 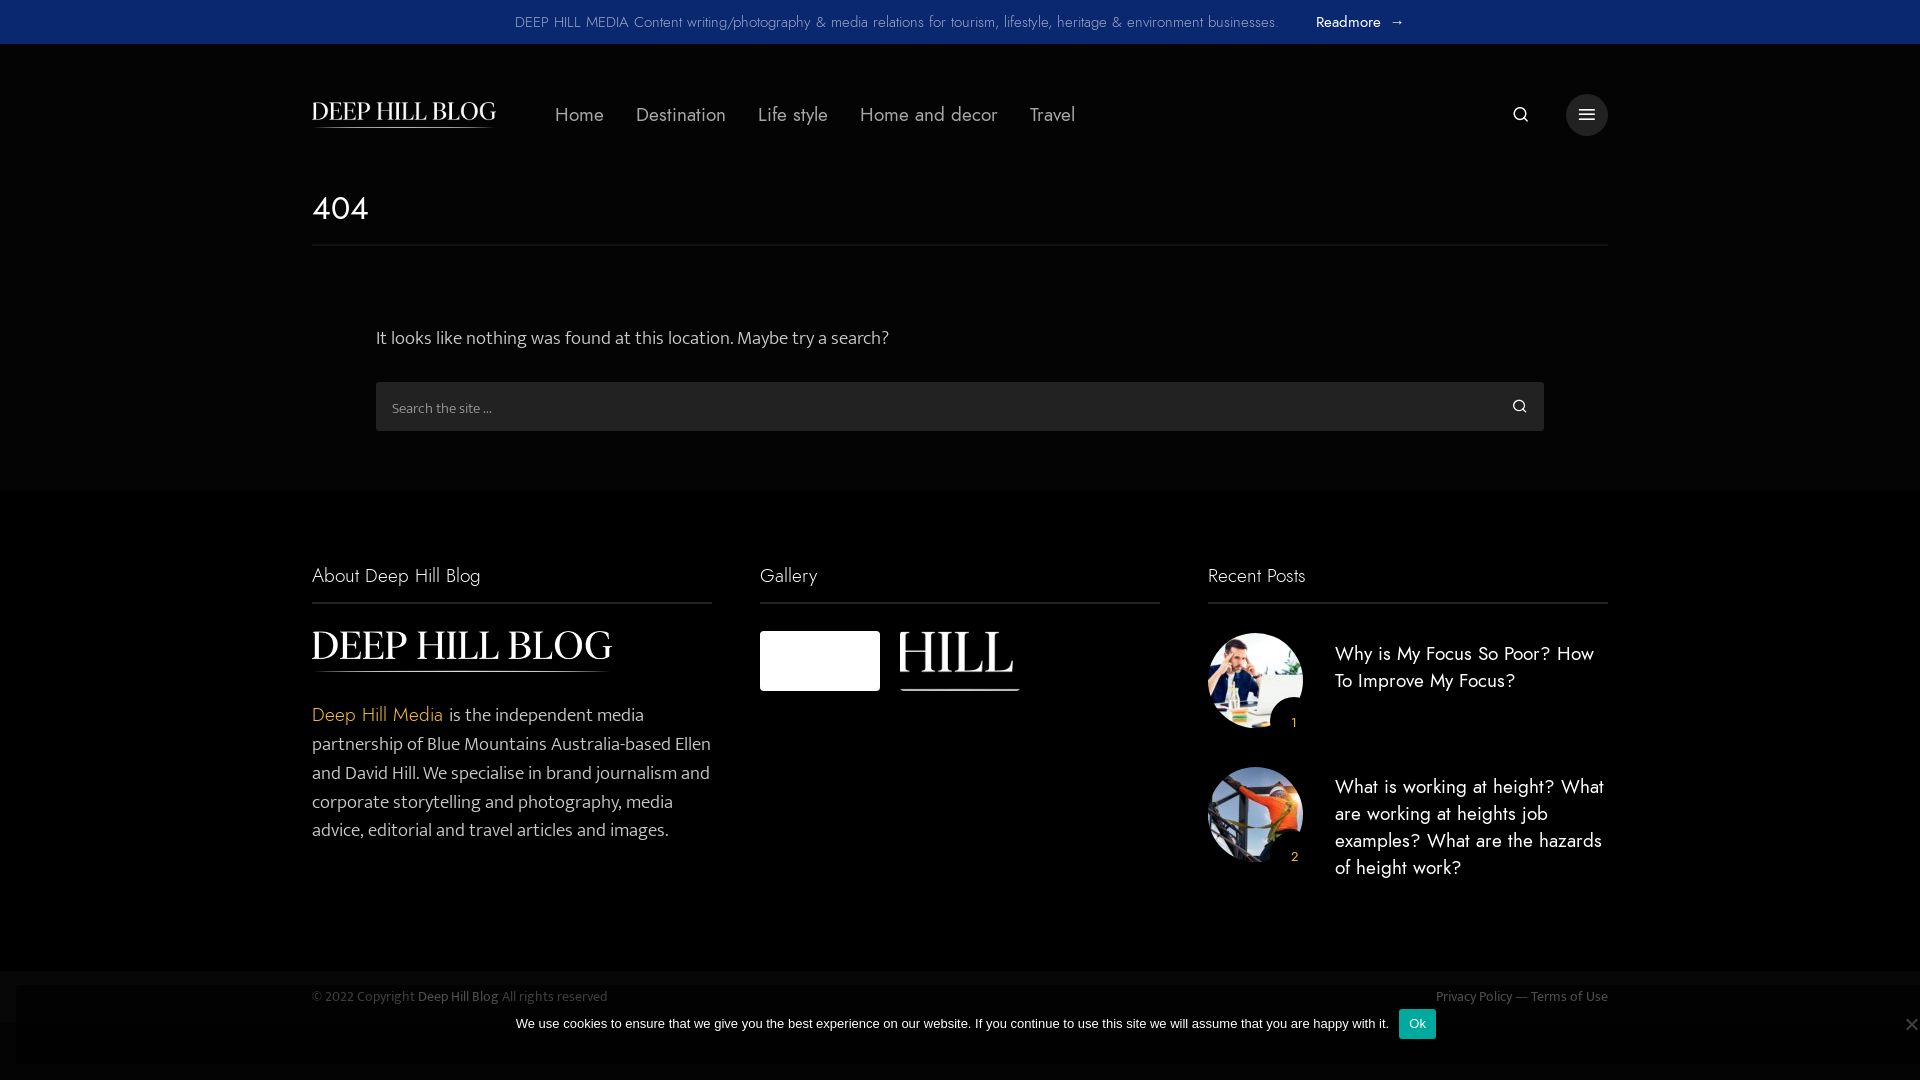 What do you see at coordinates (380, 713) in the screenshot?
I see `'Deep Hill Media'` at bounding box center [380, 713].